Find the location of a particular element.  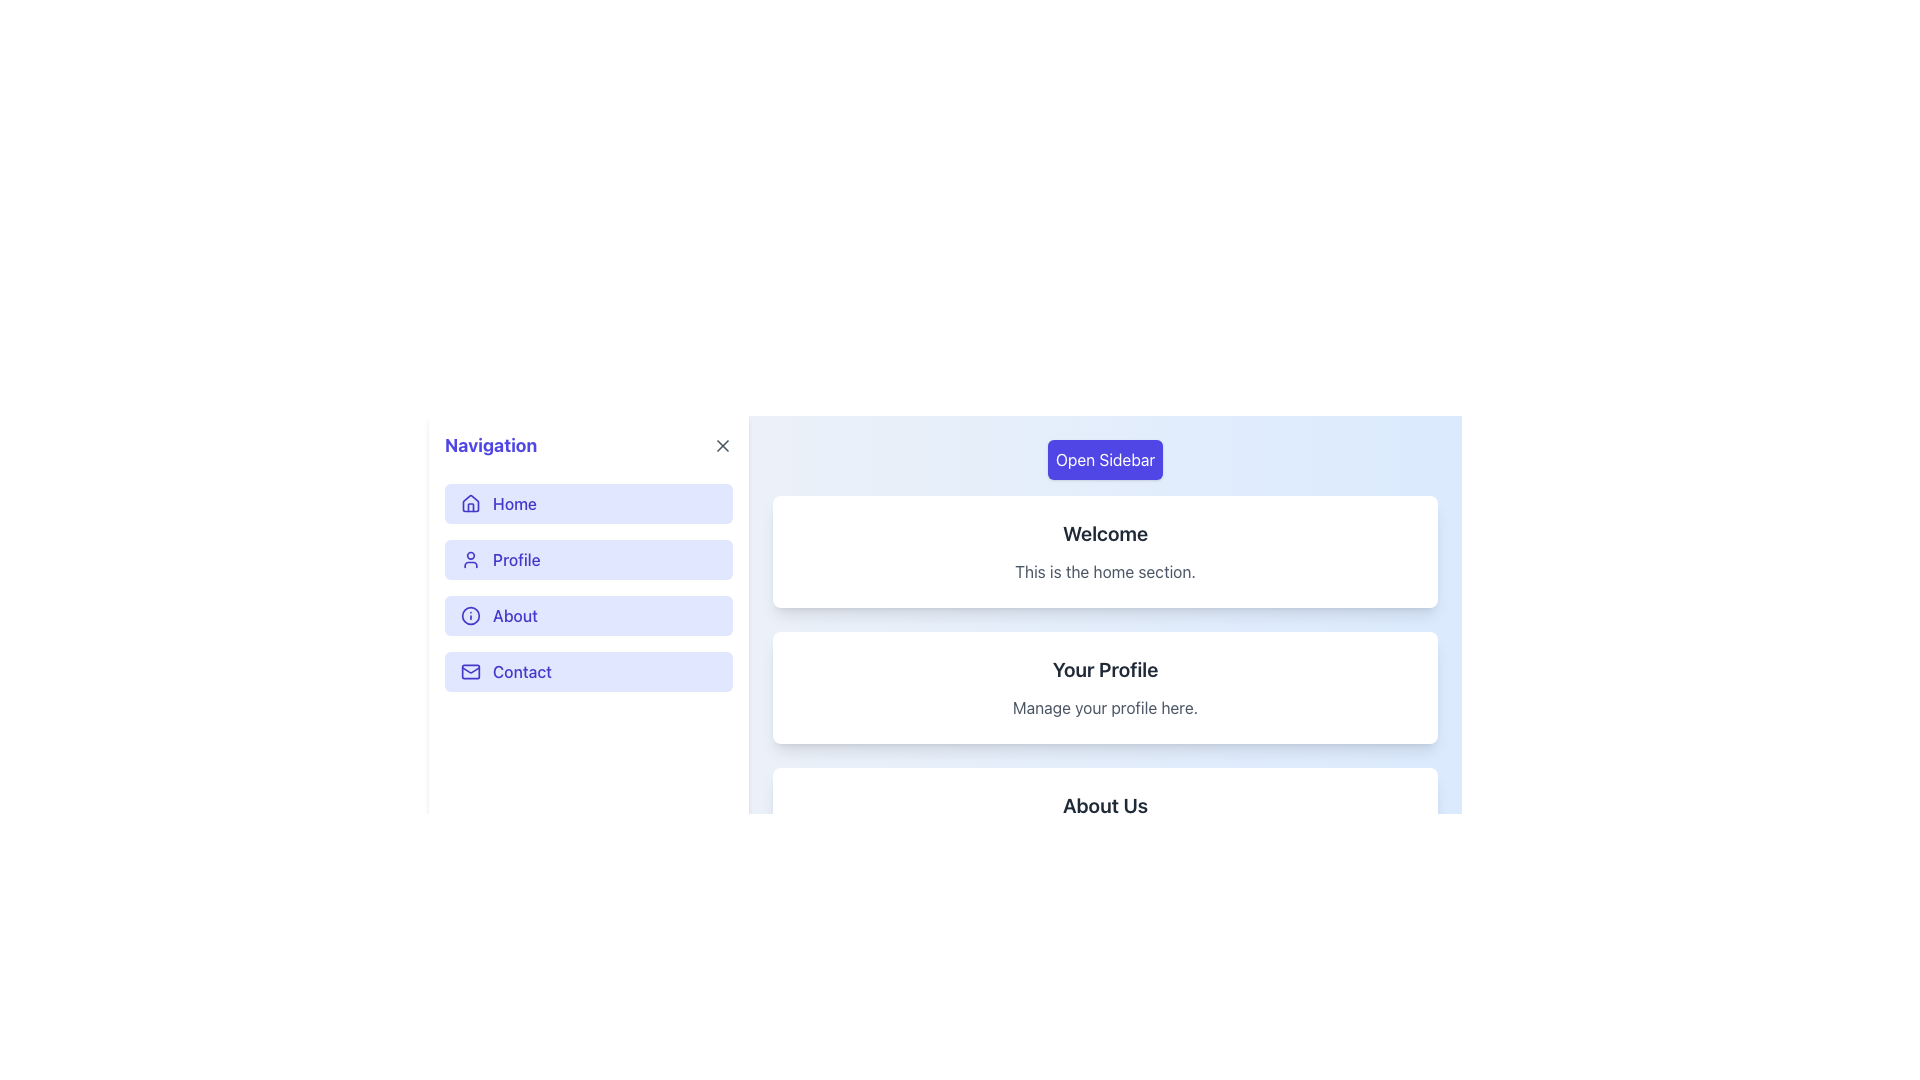

the fourth navigational button in the vertical menu that navigates to the contact section is located at coordinates (588, 671).